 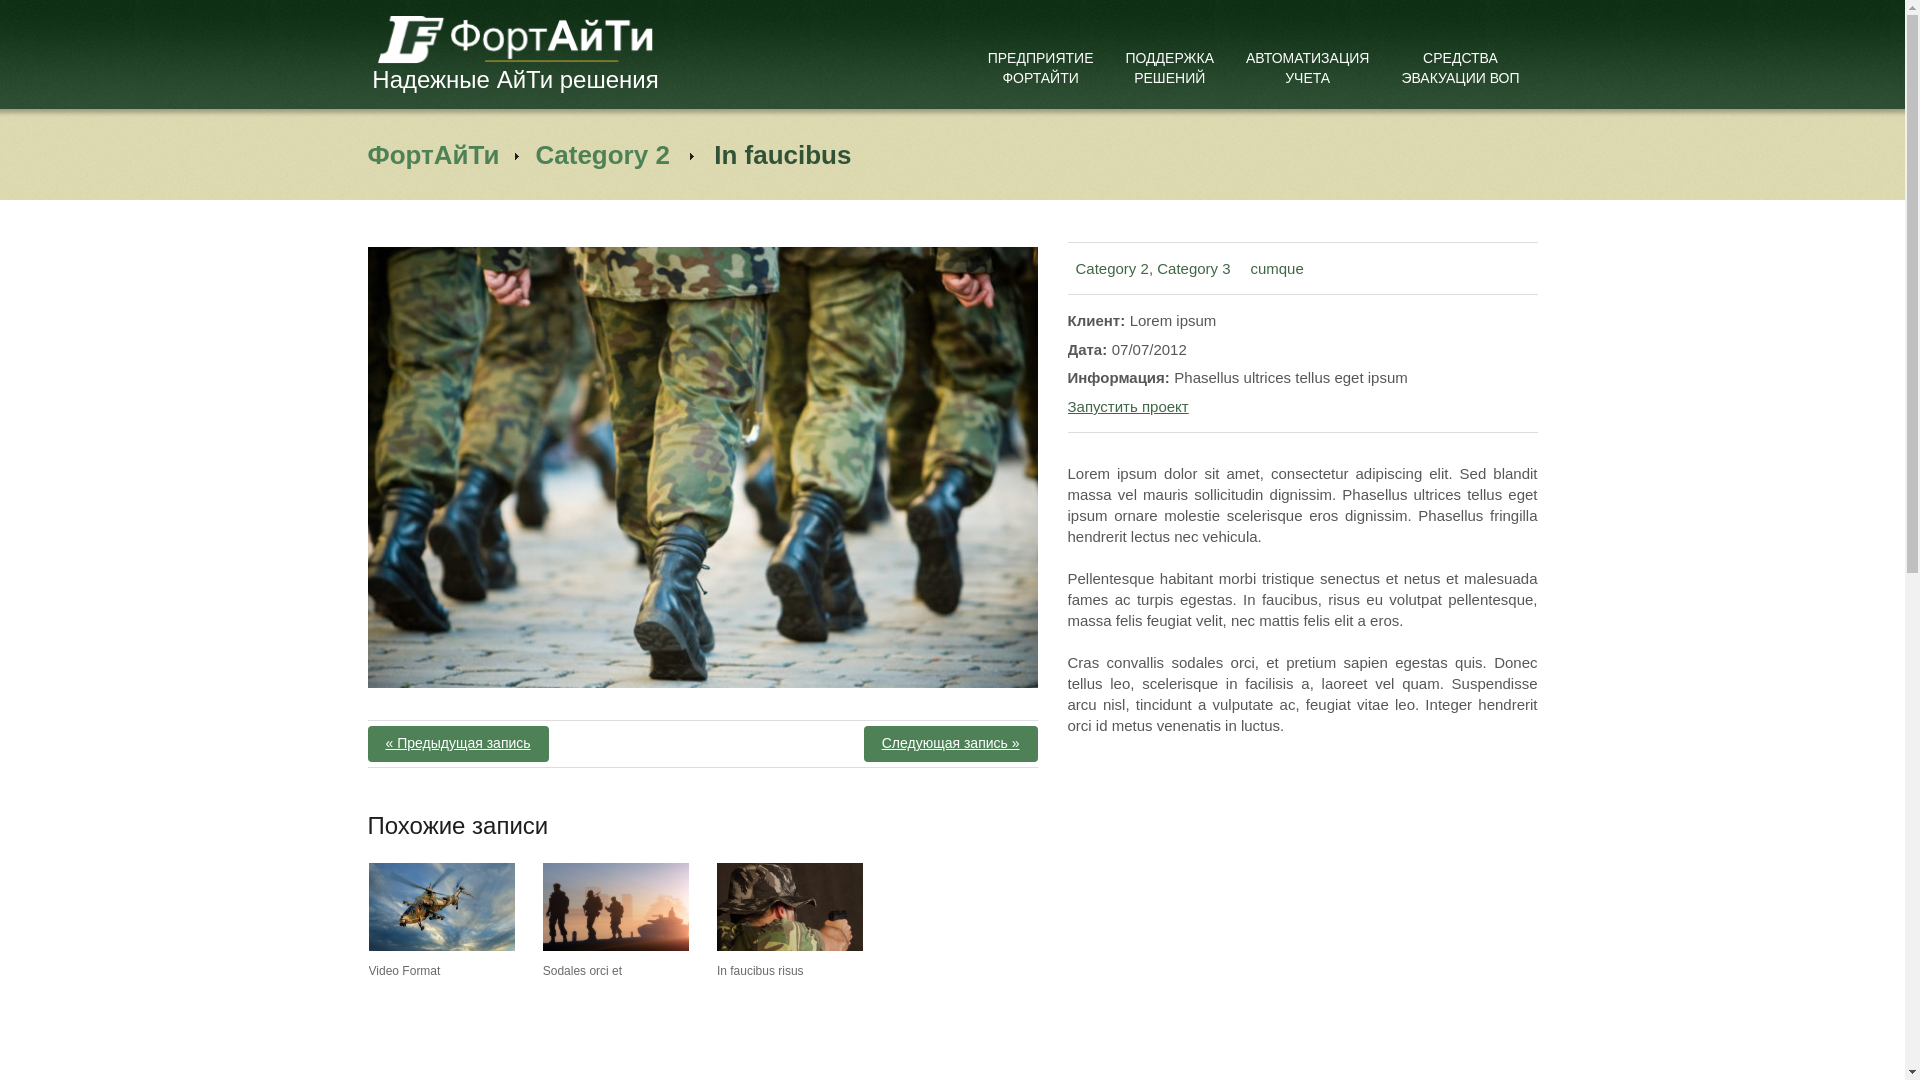 What do you see at coordinates (581, 970) in the screenshot?
I see `'Sodales orci et'` at bounding box center [581, 970].